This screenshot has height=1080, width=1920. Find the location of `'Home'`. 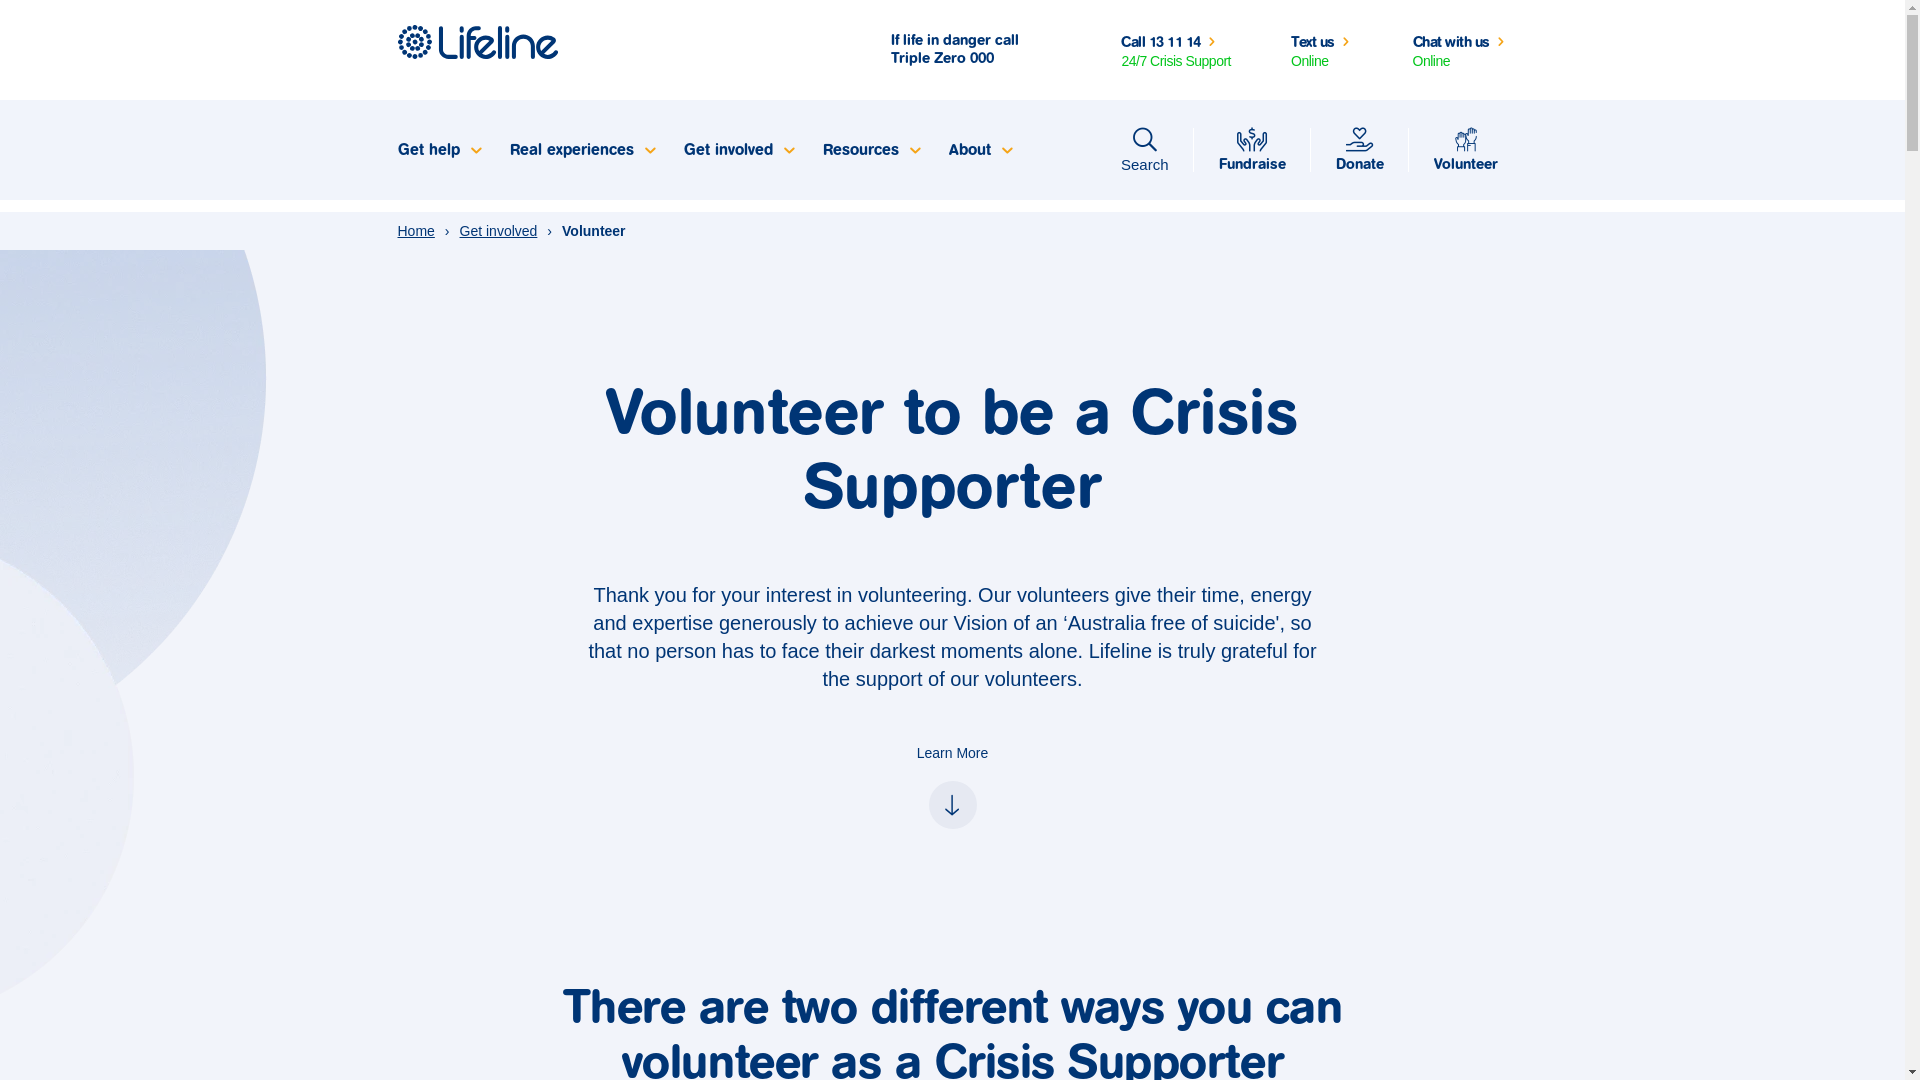

'Home' is located at coordinates (415, 229).